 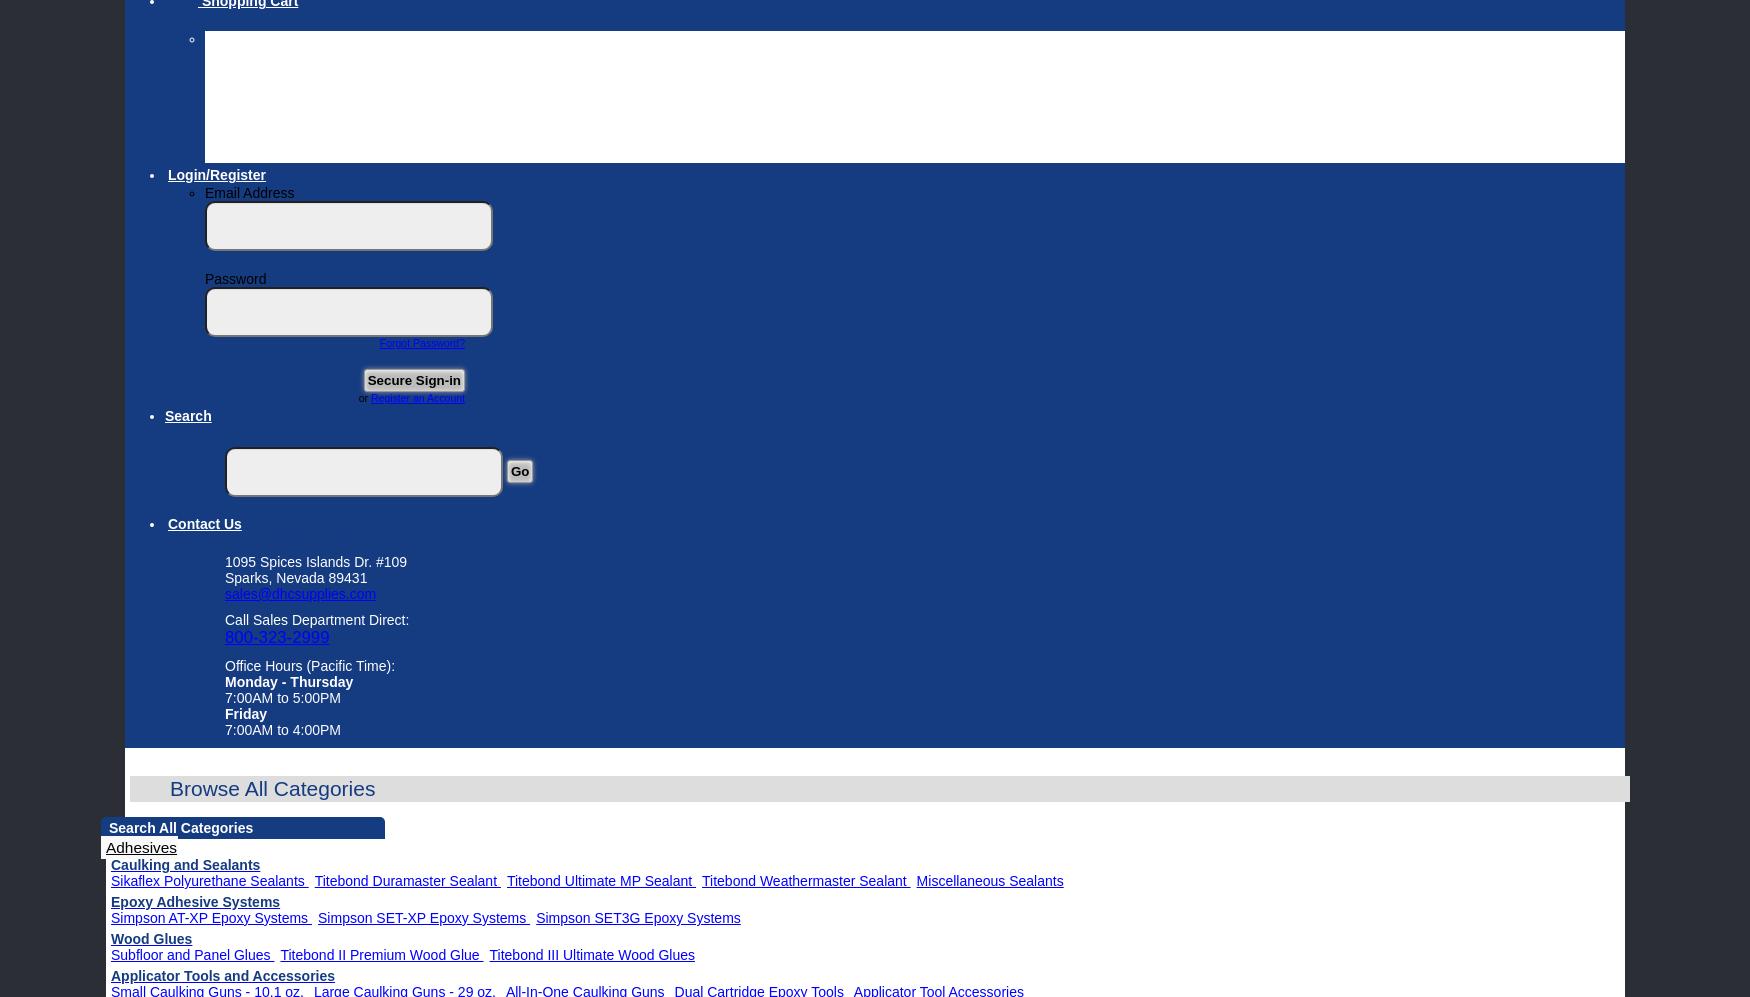 I want to click on '7:00AM to 4:00PM', so click(x=225, y=730).